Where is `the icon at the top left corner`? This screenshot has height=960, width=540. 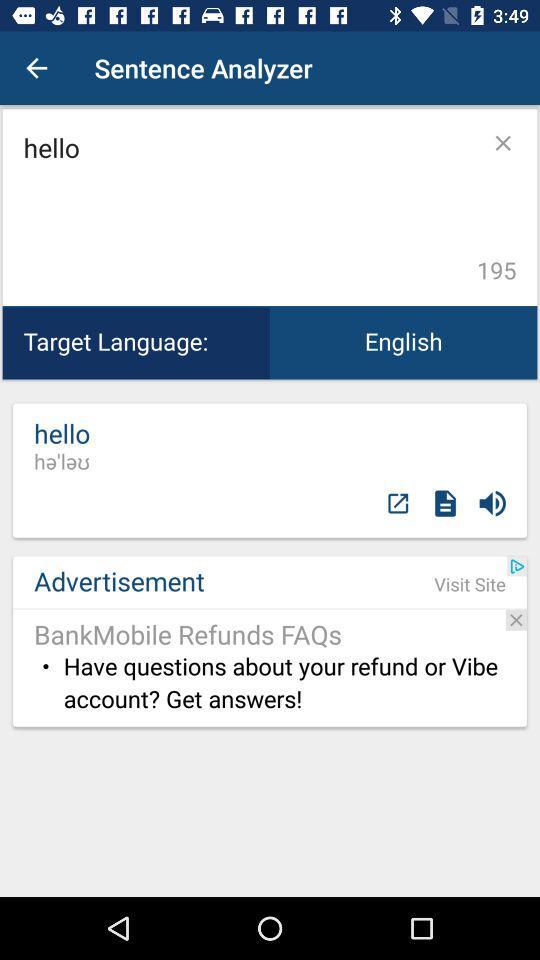 the icon at the top left corner is located at coordinates (36, 68).